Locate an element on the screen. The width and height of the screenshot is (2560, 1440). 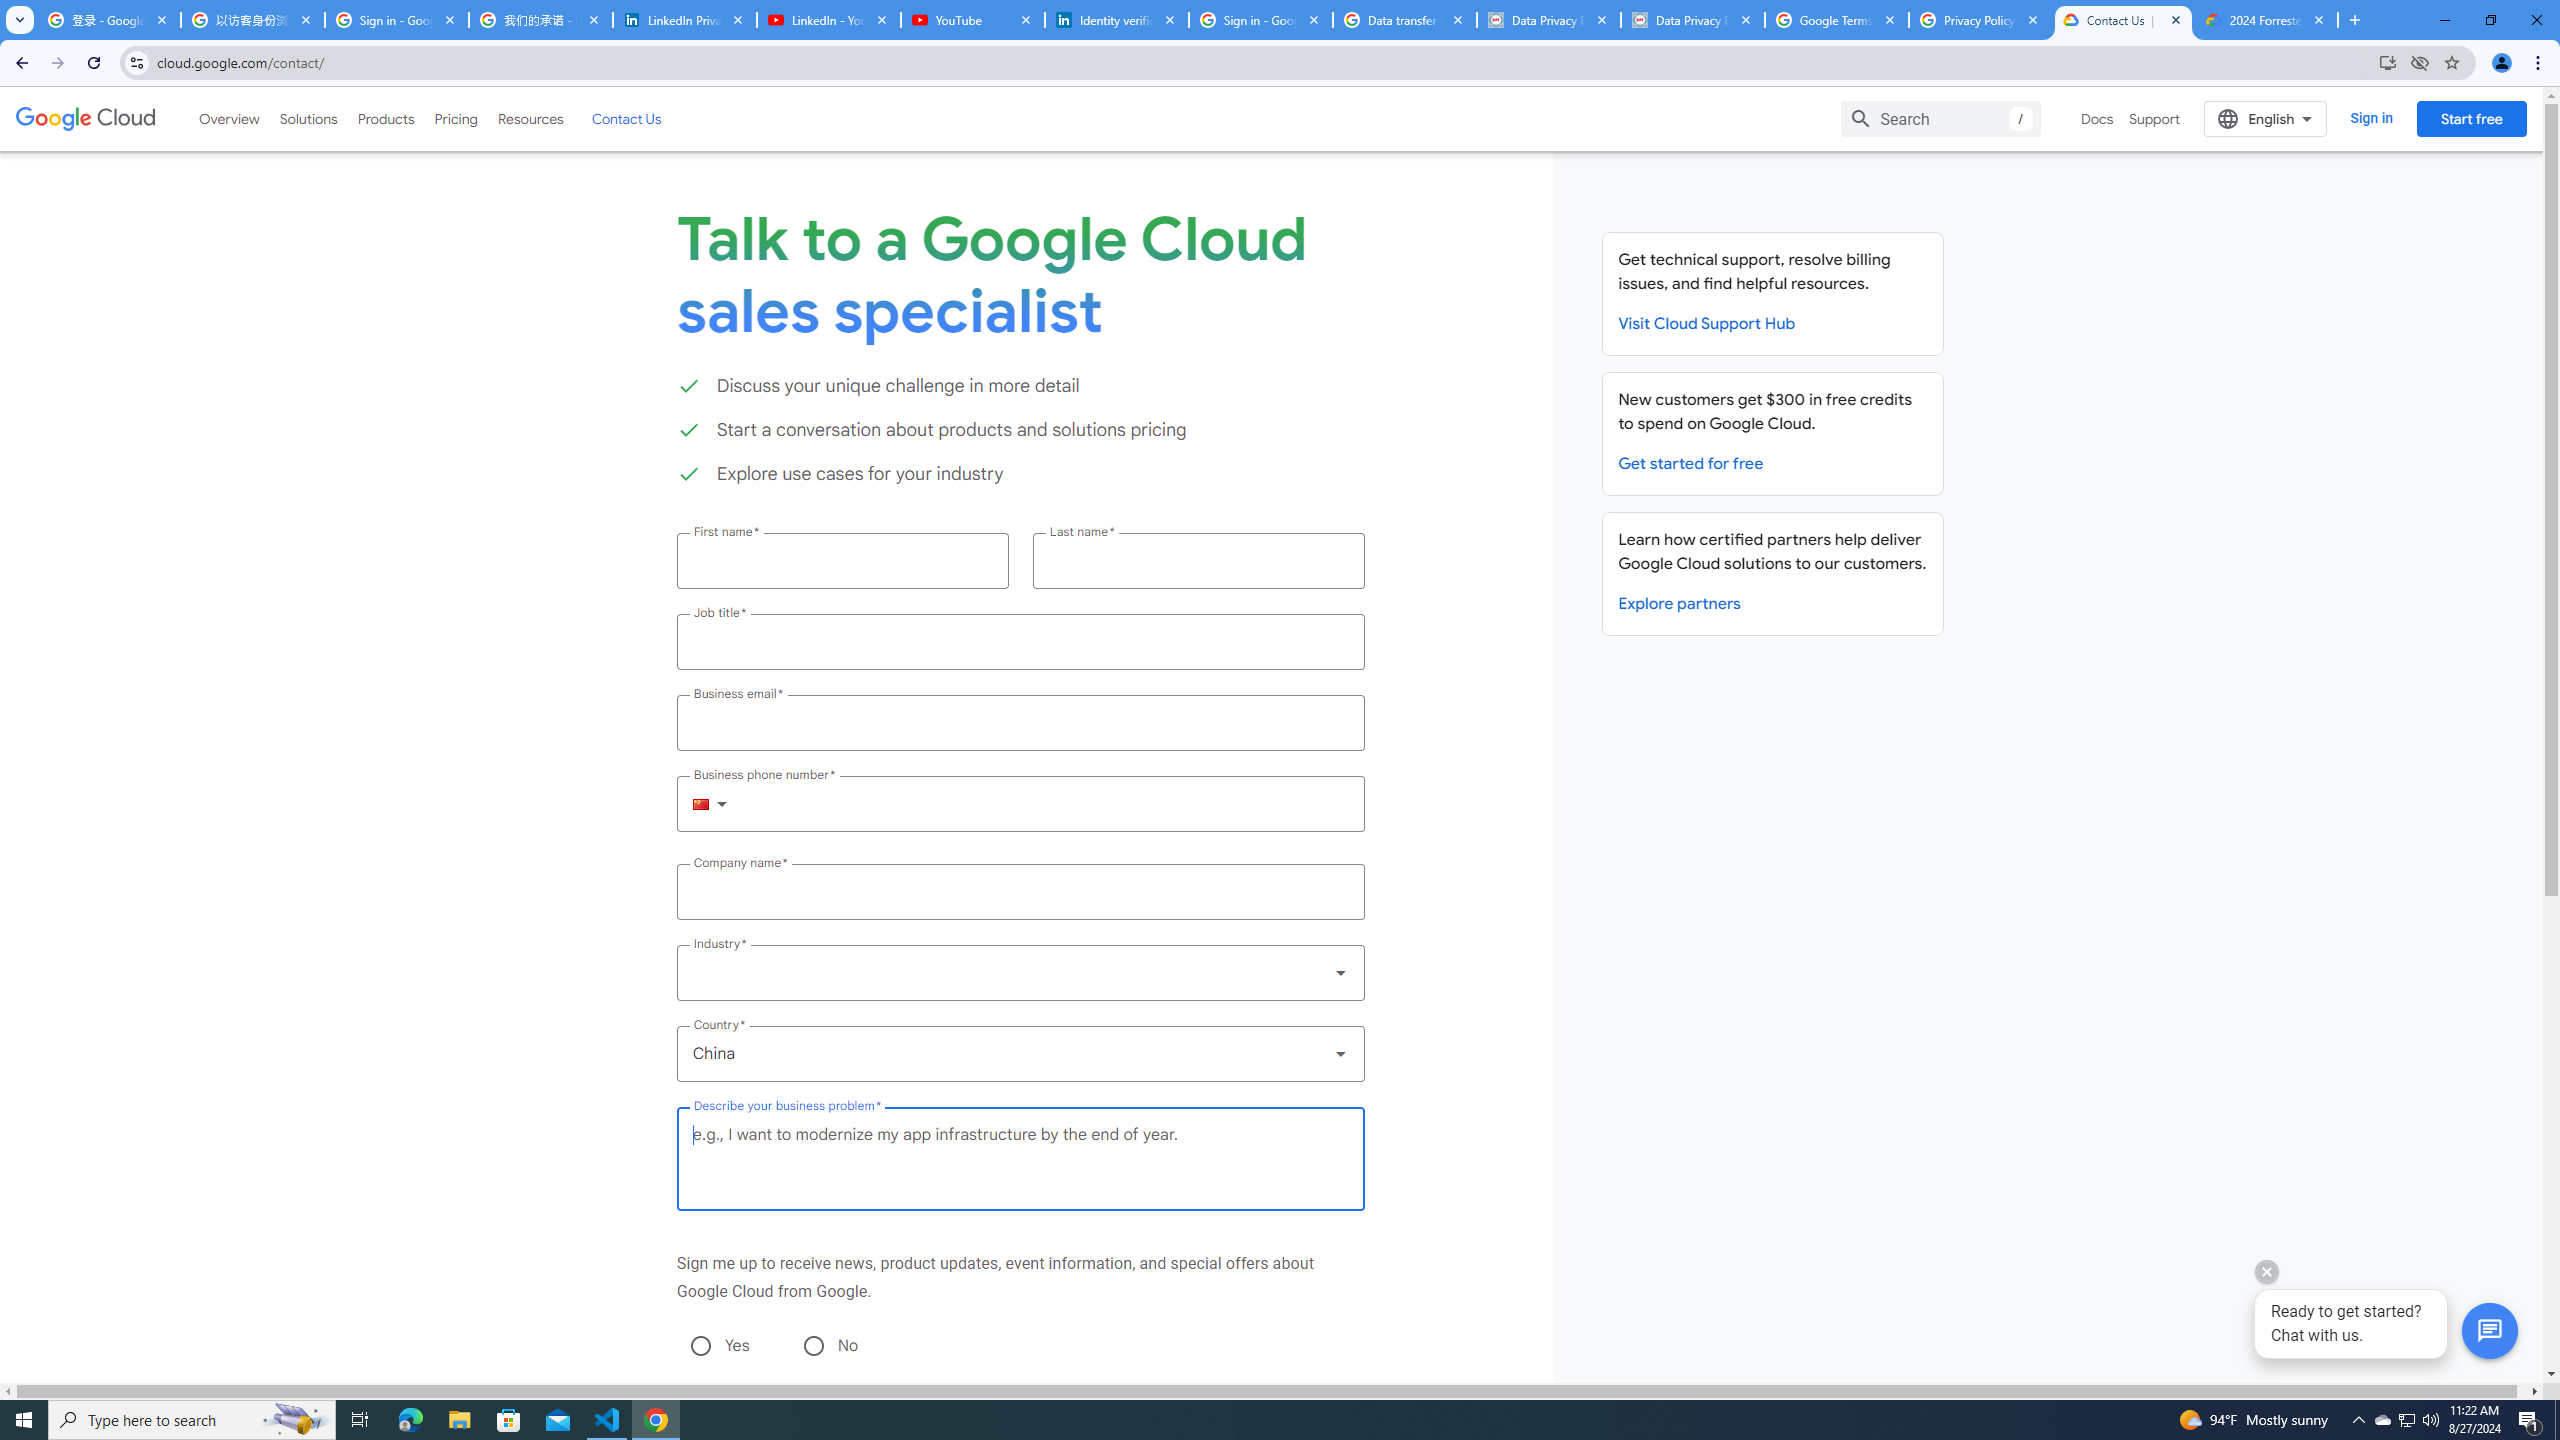
'Country *' is located at coordinates (1019, 1053).